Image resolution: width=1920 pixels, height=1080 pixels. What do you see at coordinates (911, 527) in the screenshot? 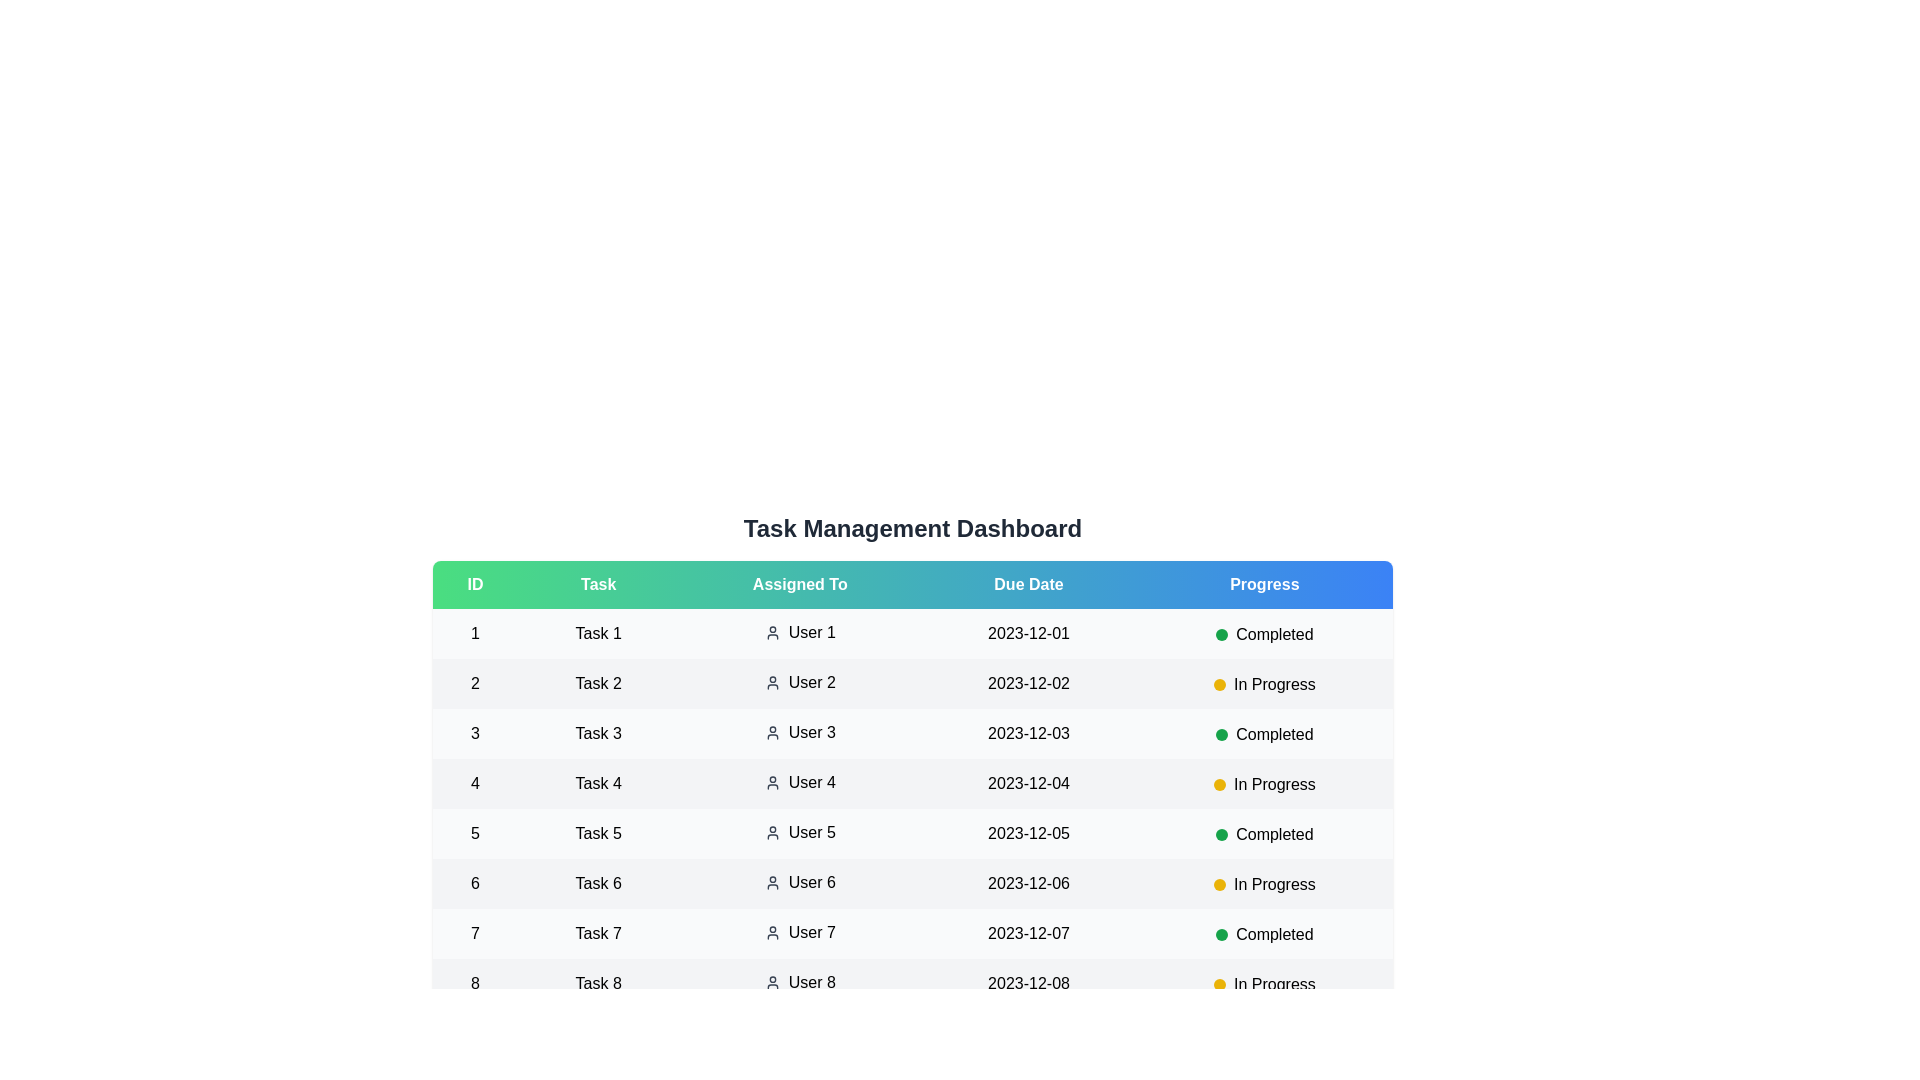
I see `the header text labeled 'Task Management Dashboard'` at bounding box center [911, 527].